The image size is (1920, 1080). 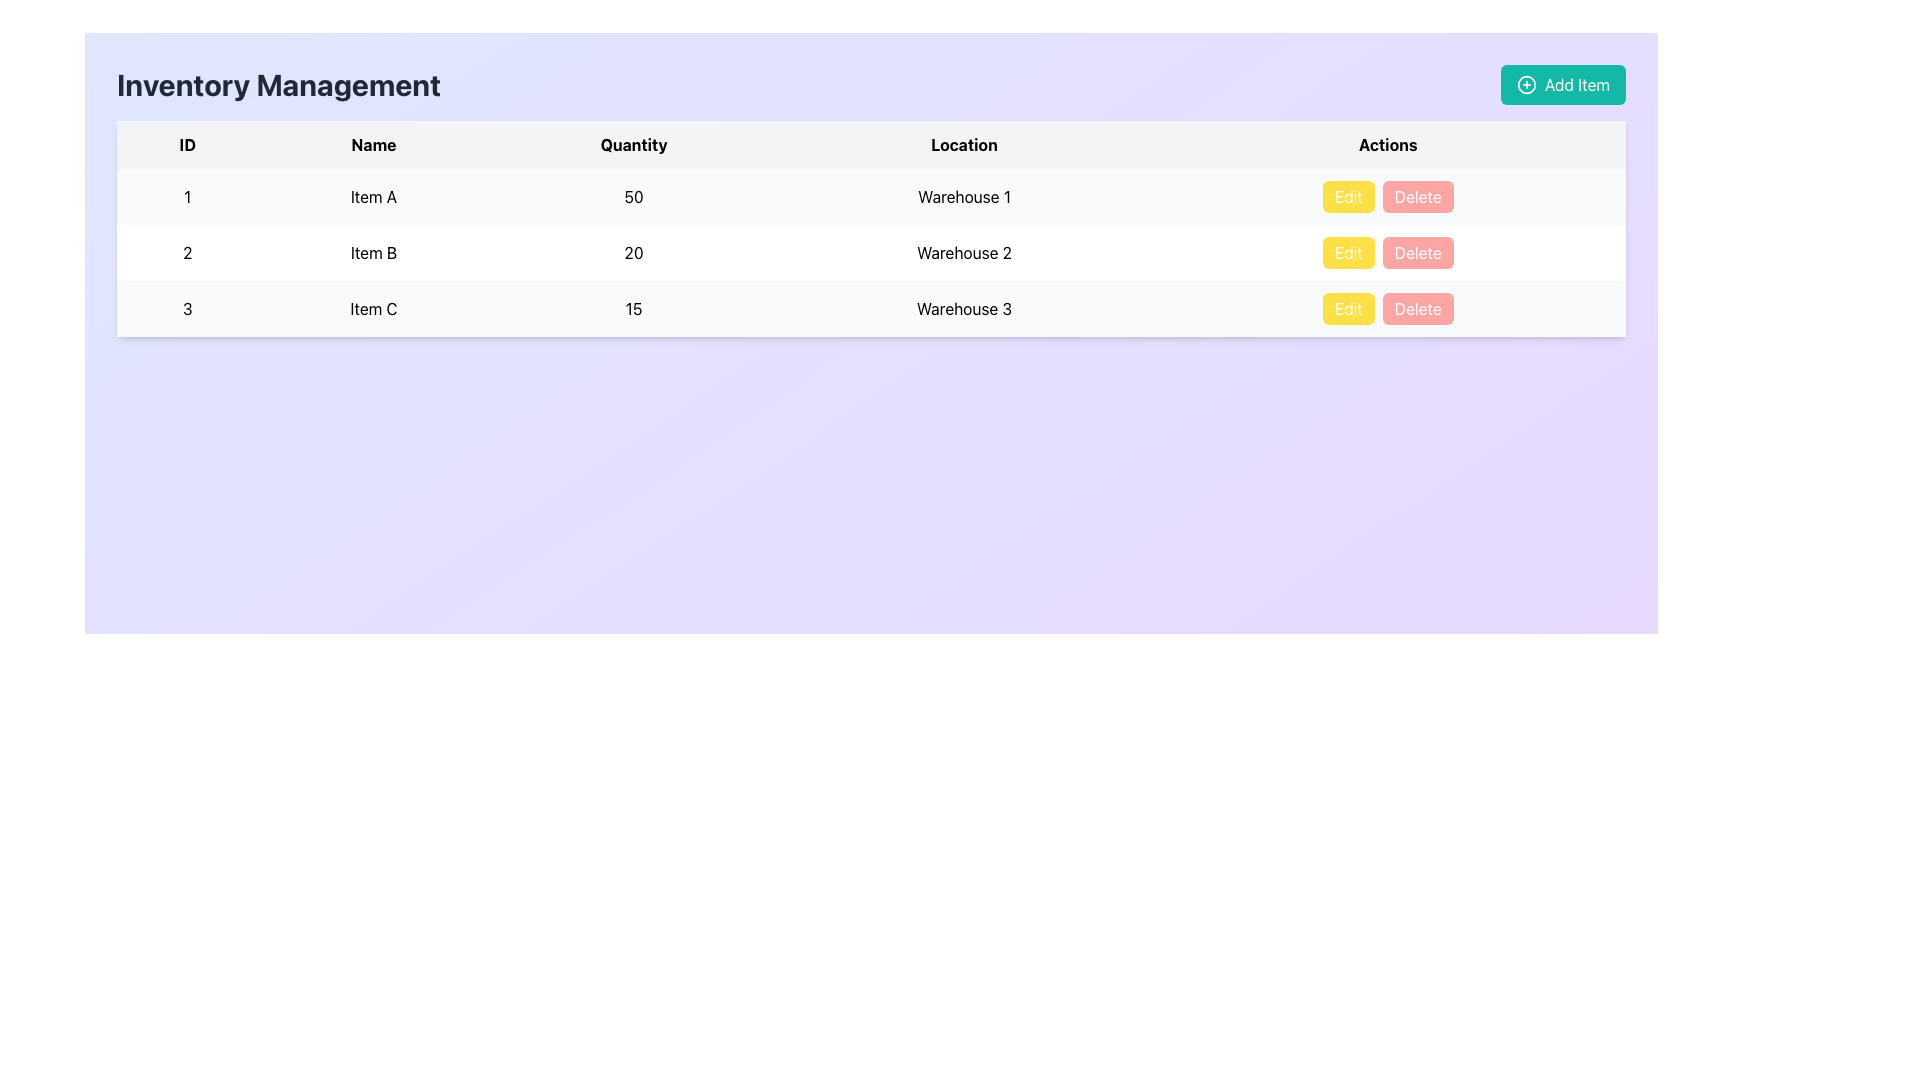 I want to click on the text cell displaying the numeral '2', which is styled with padding and centered alignment, located in the second row of the tabular layout under the 'ID' column, so click(x=187, y=252).